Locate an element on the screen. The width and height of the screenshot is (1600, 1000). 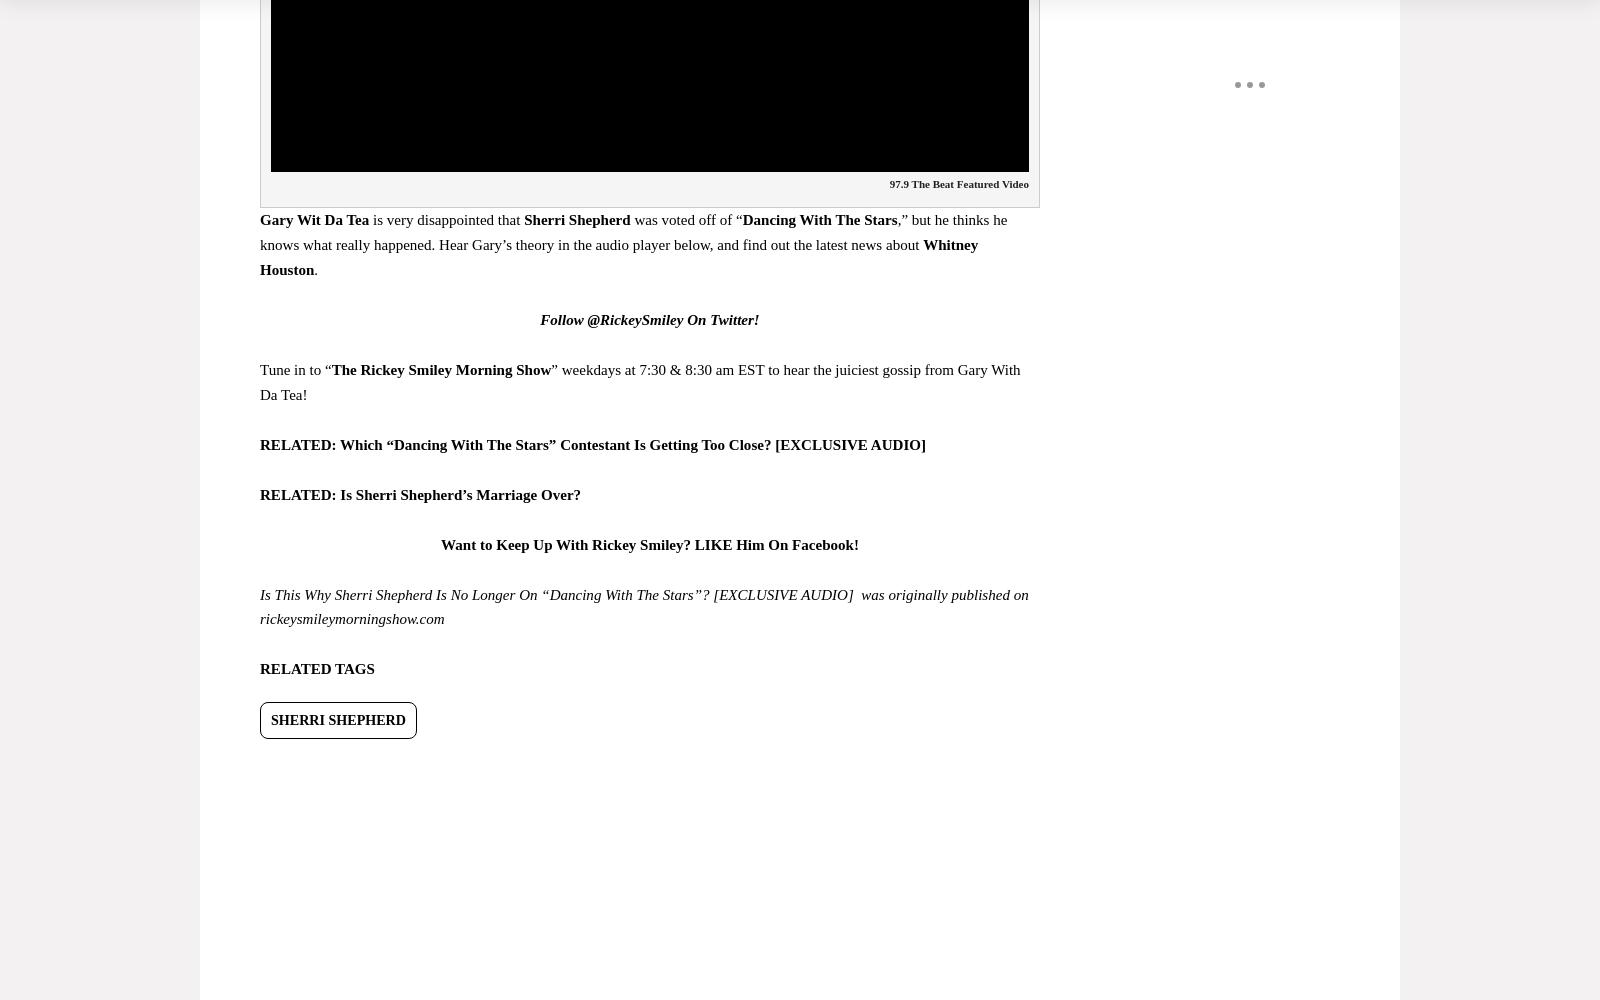
'Want to Keep Up With Rickey Smiley? LIKE Him On Facebook!' is located at coordinates (649, 544).